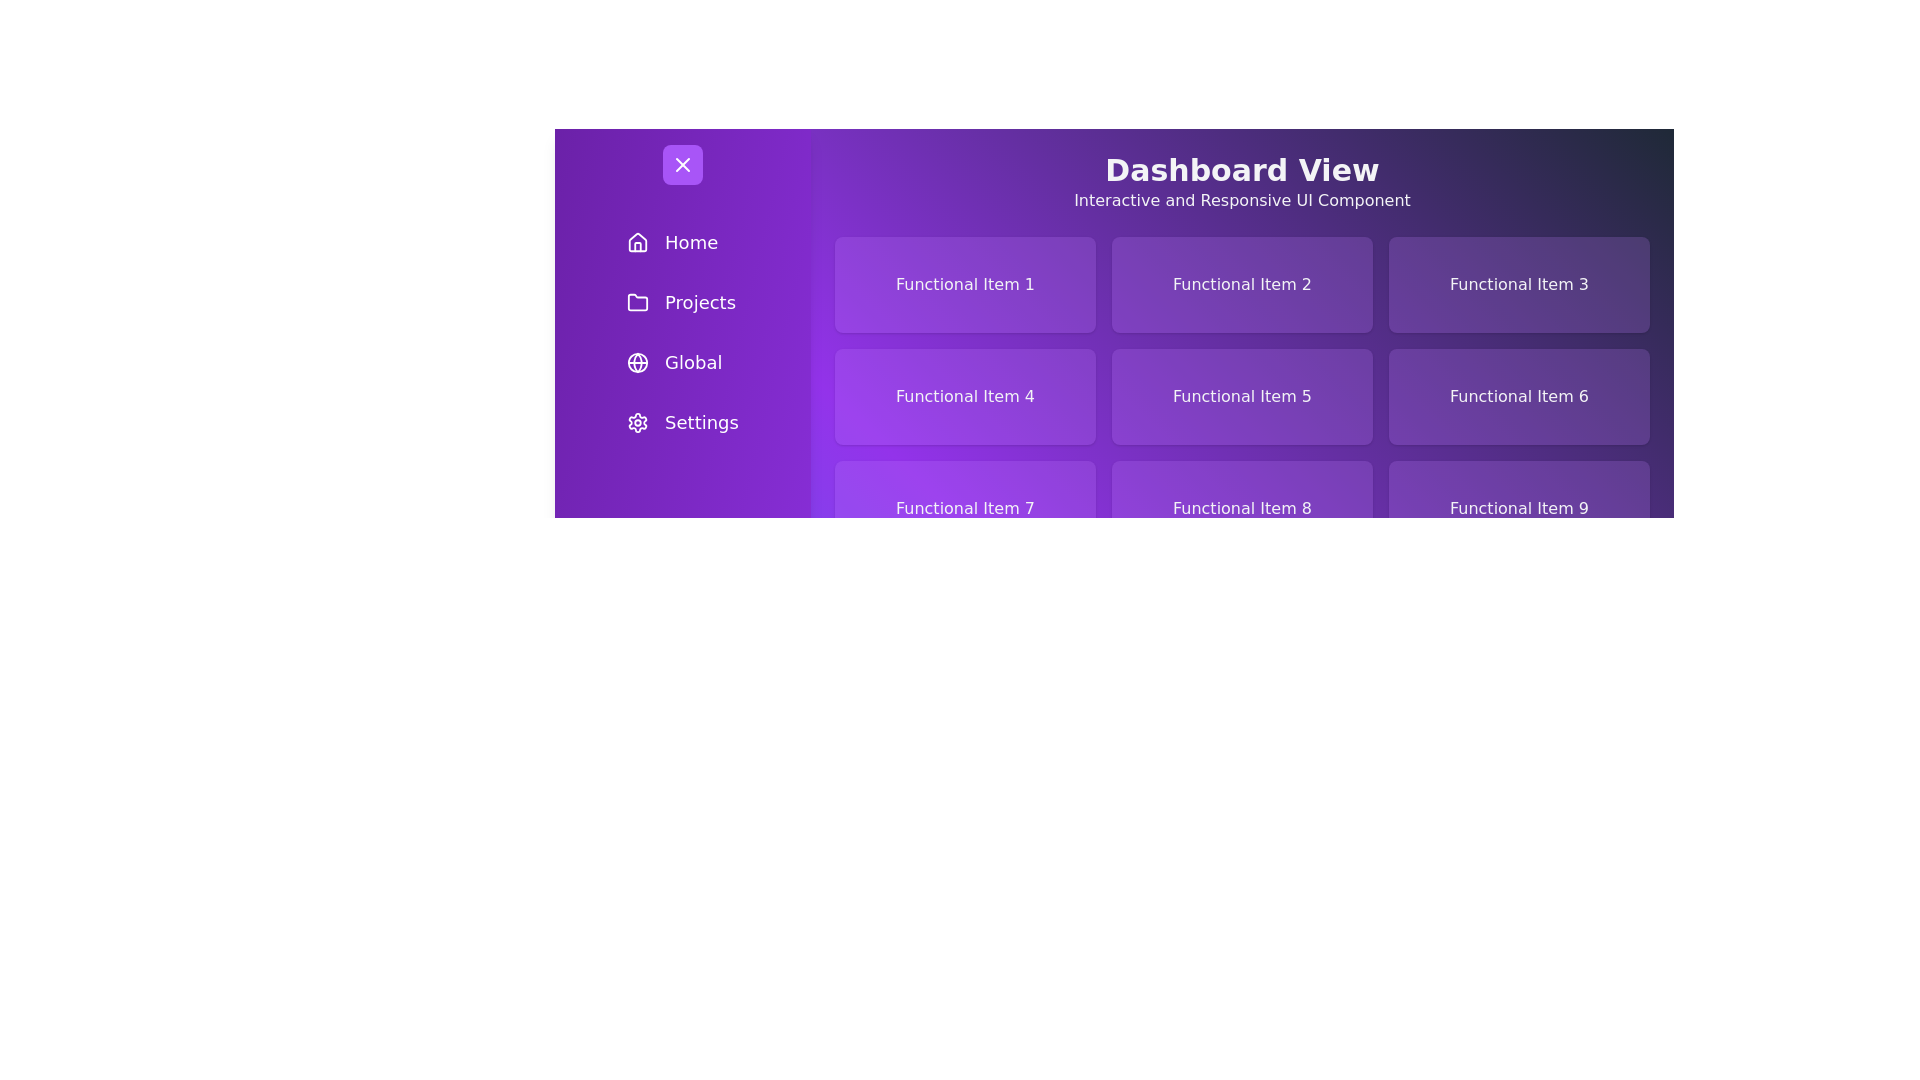 This screenshot has width=1920, height=1080. Describe the element at coordinates (682, 362) in the screenshot. I see `the menu item labeled Global to navigate` at that location.